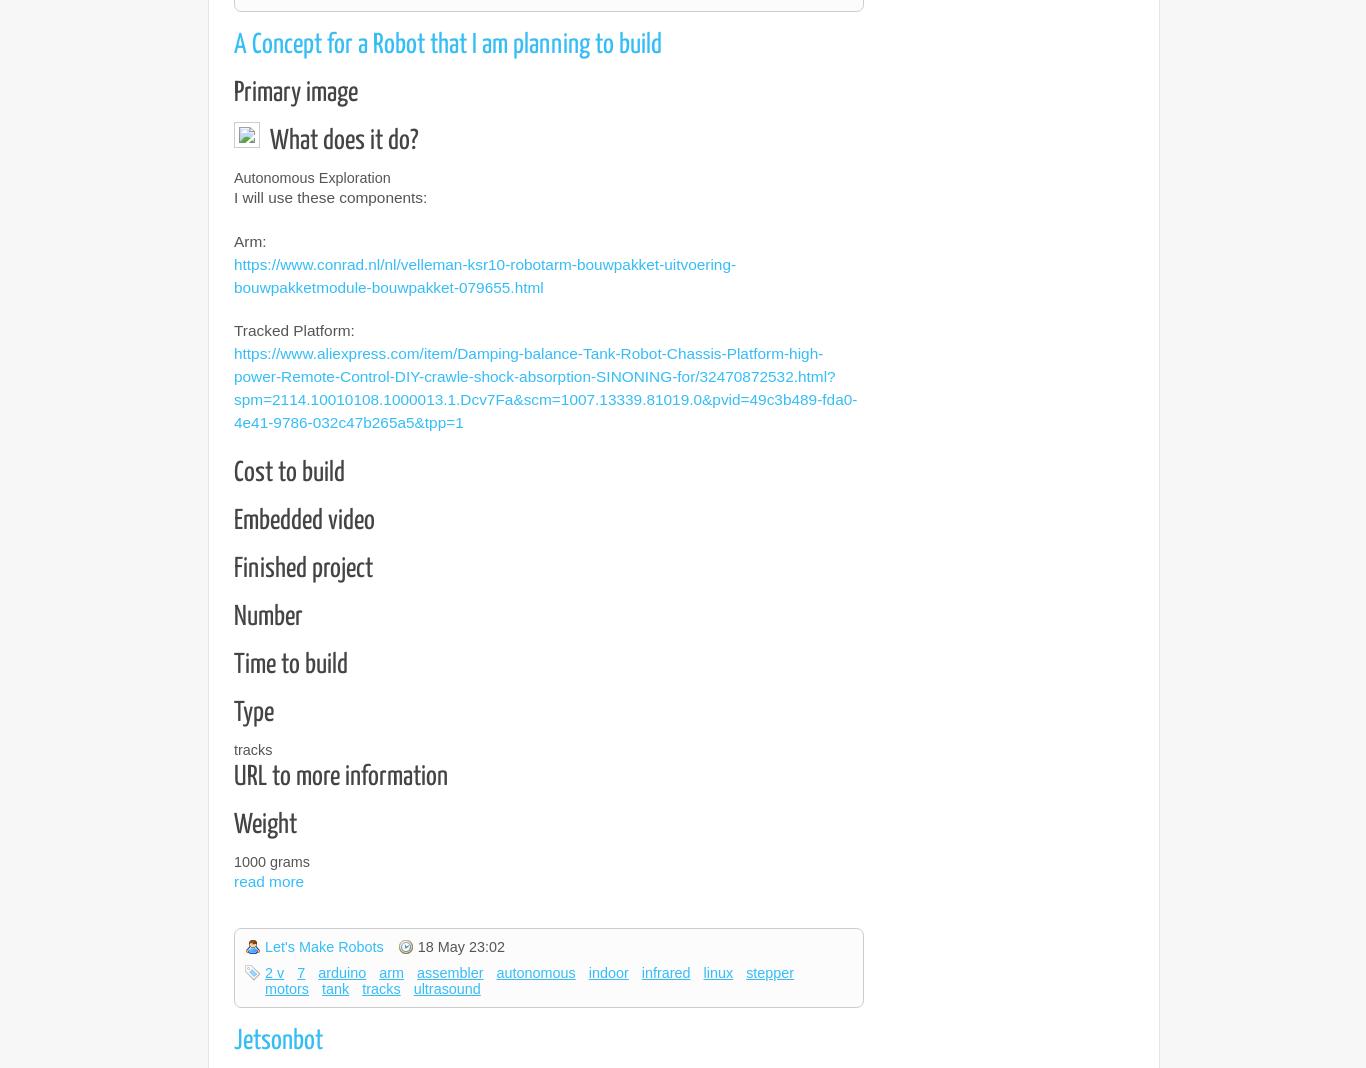 The image size is (1366, 1068). I want to click on 'autonomous', so click(535, 972).